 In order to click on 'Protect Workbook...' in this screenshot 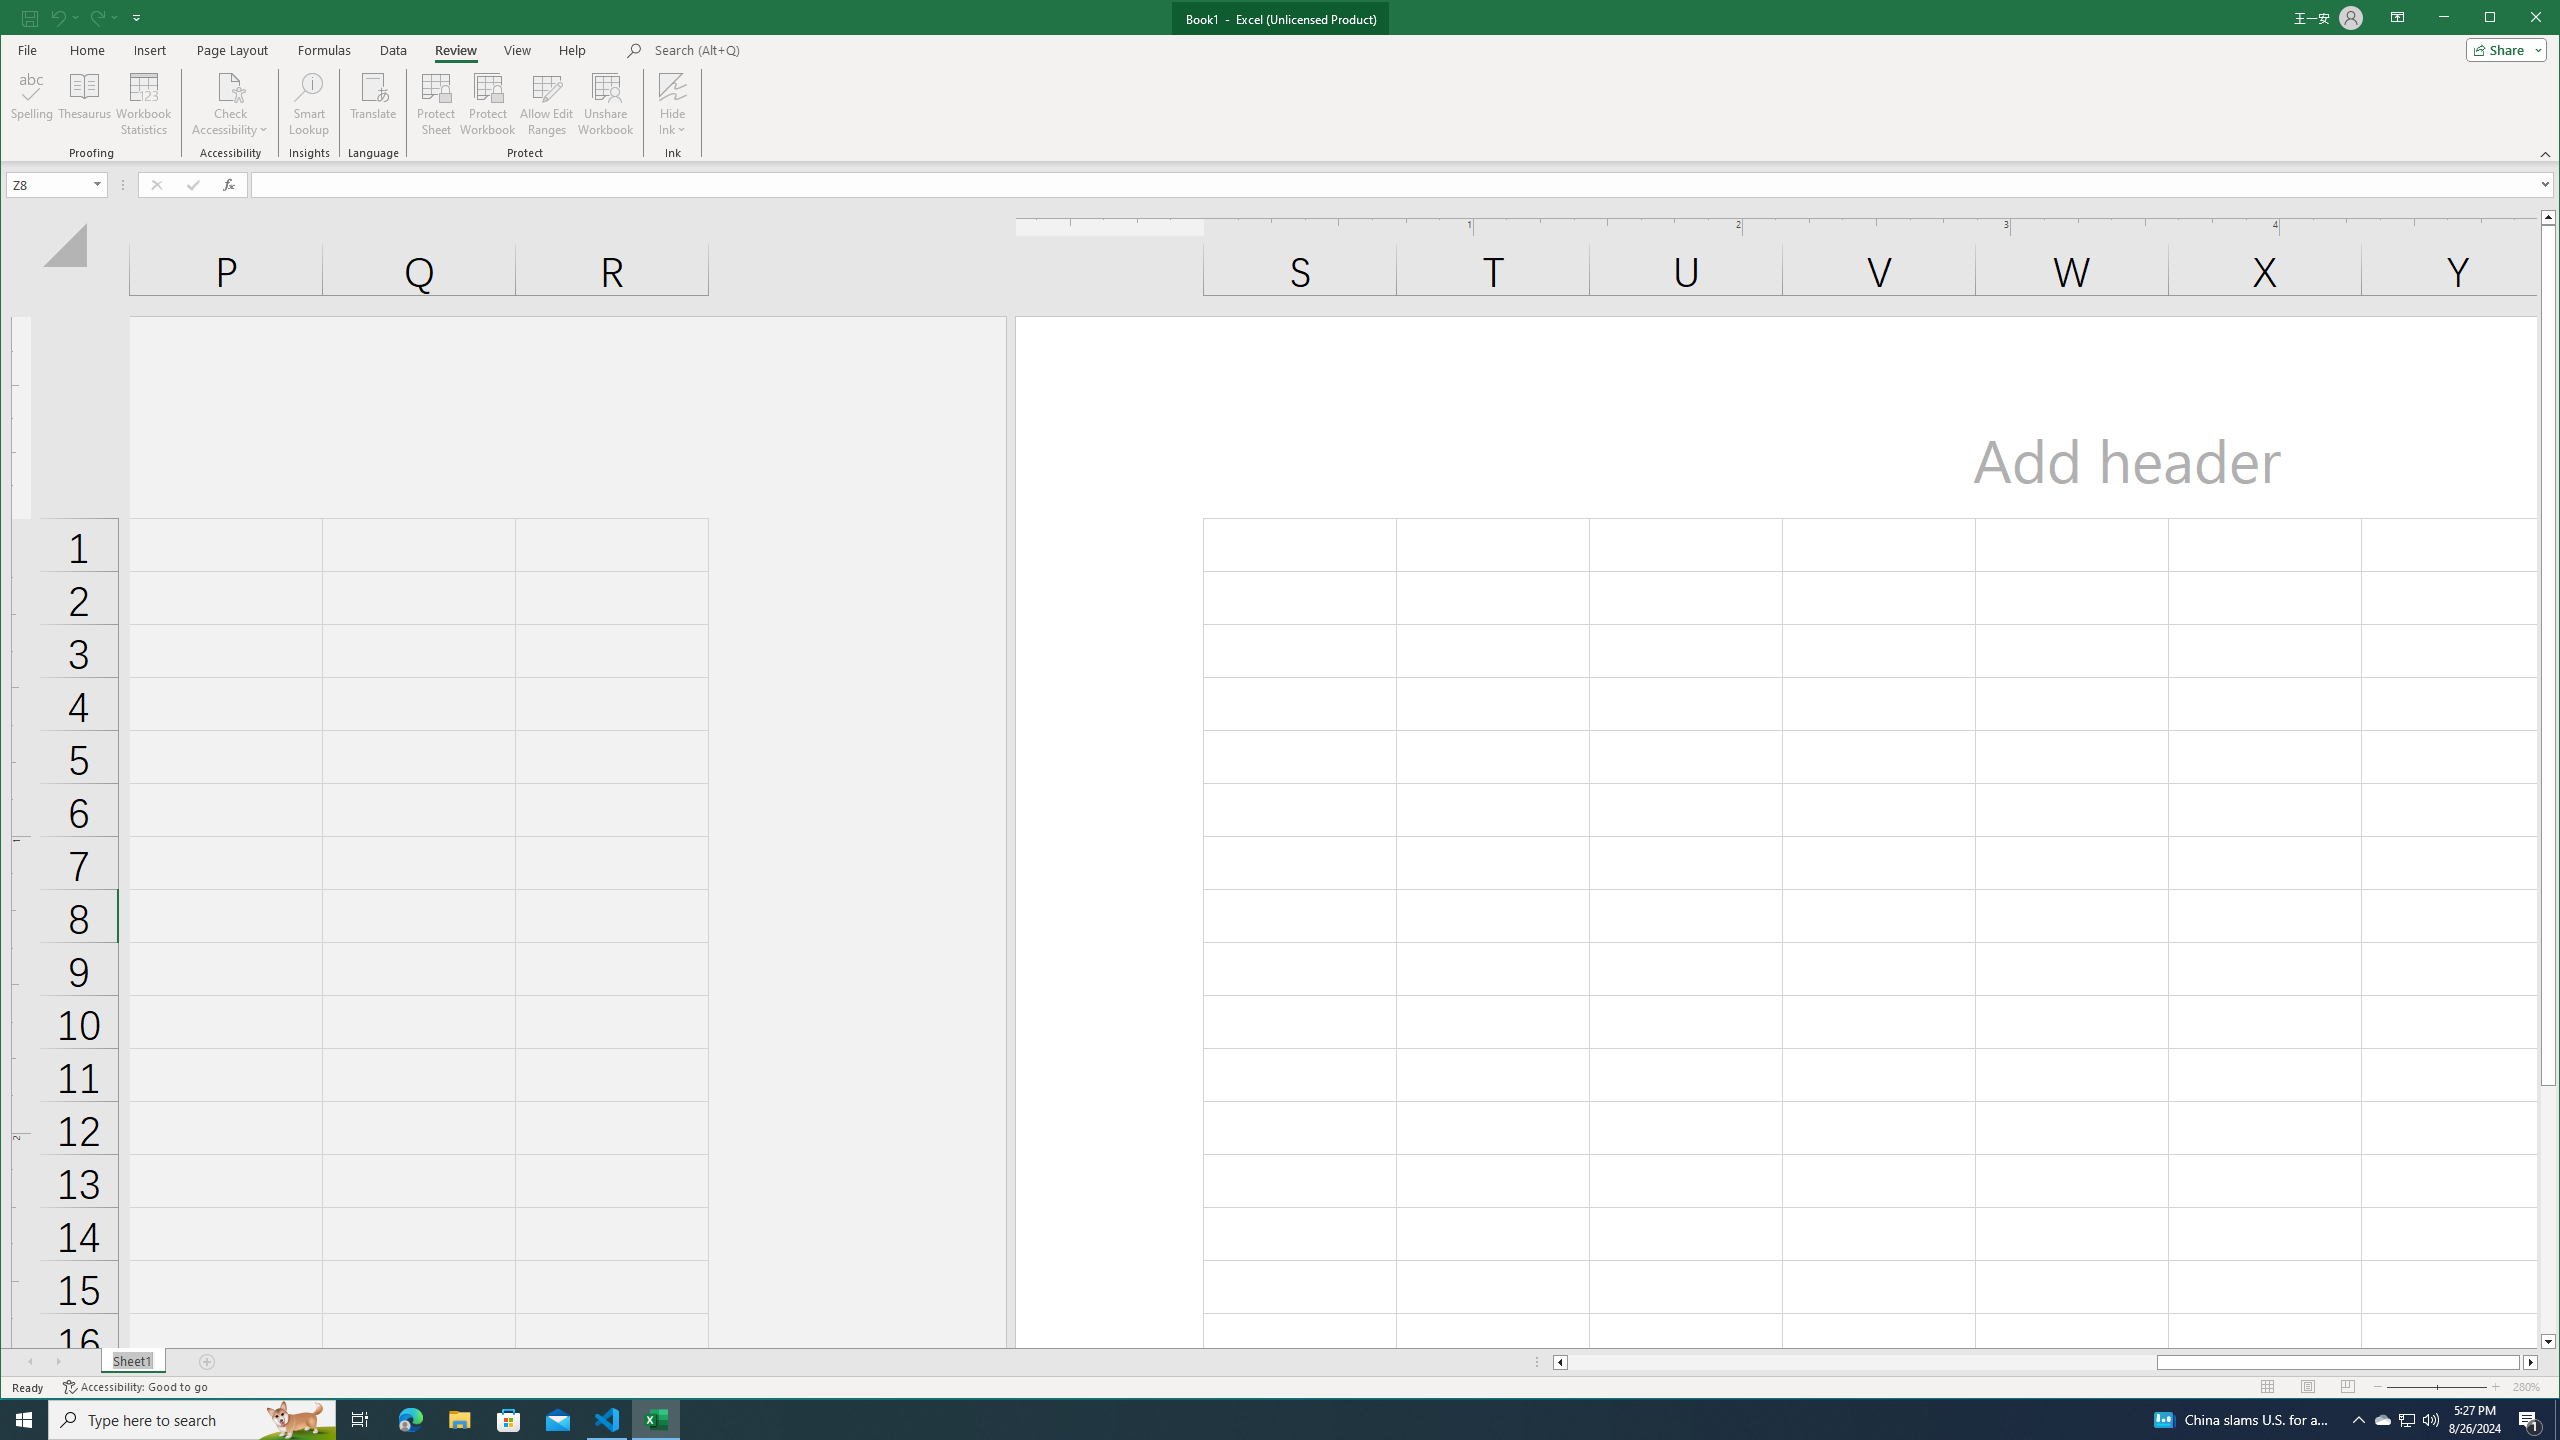, I will do `click(486, 103)`.